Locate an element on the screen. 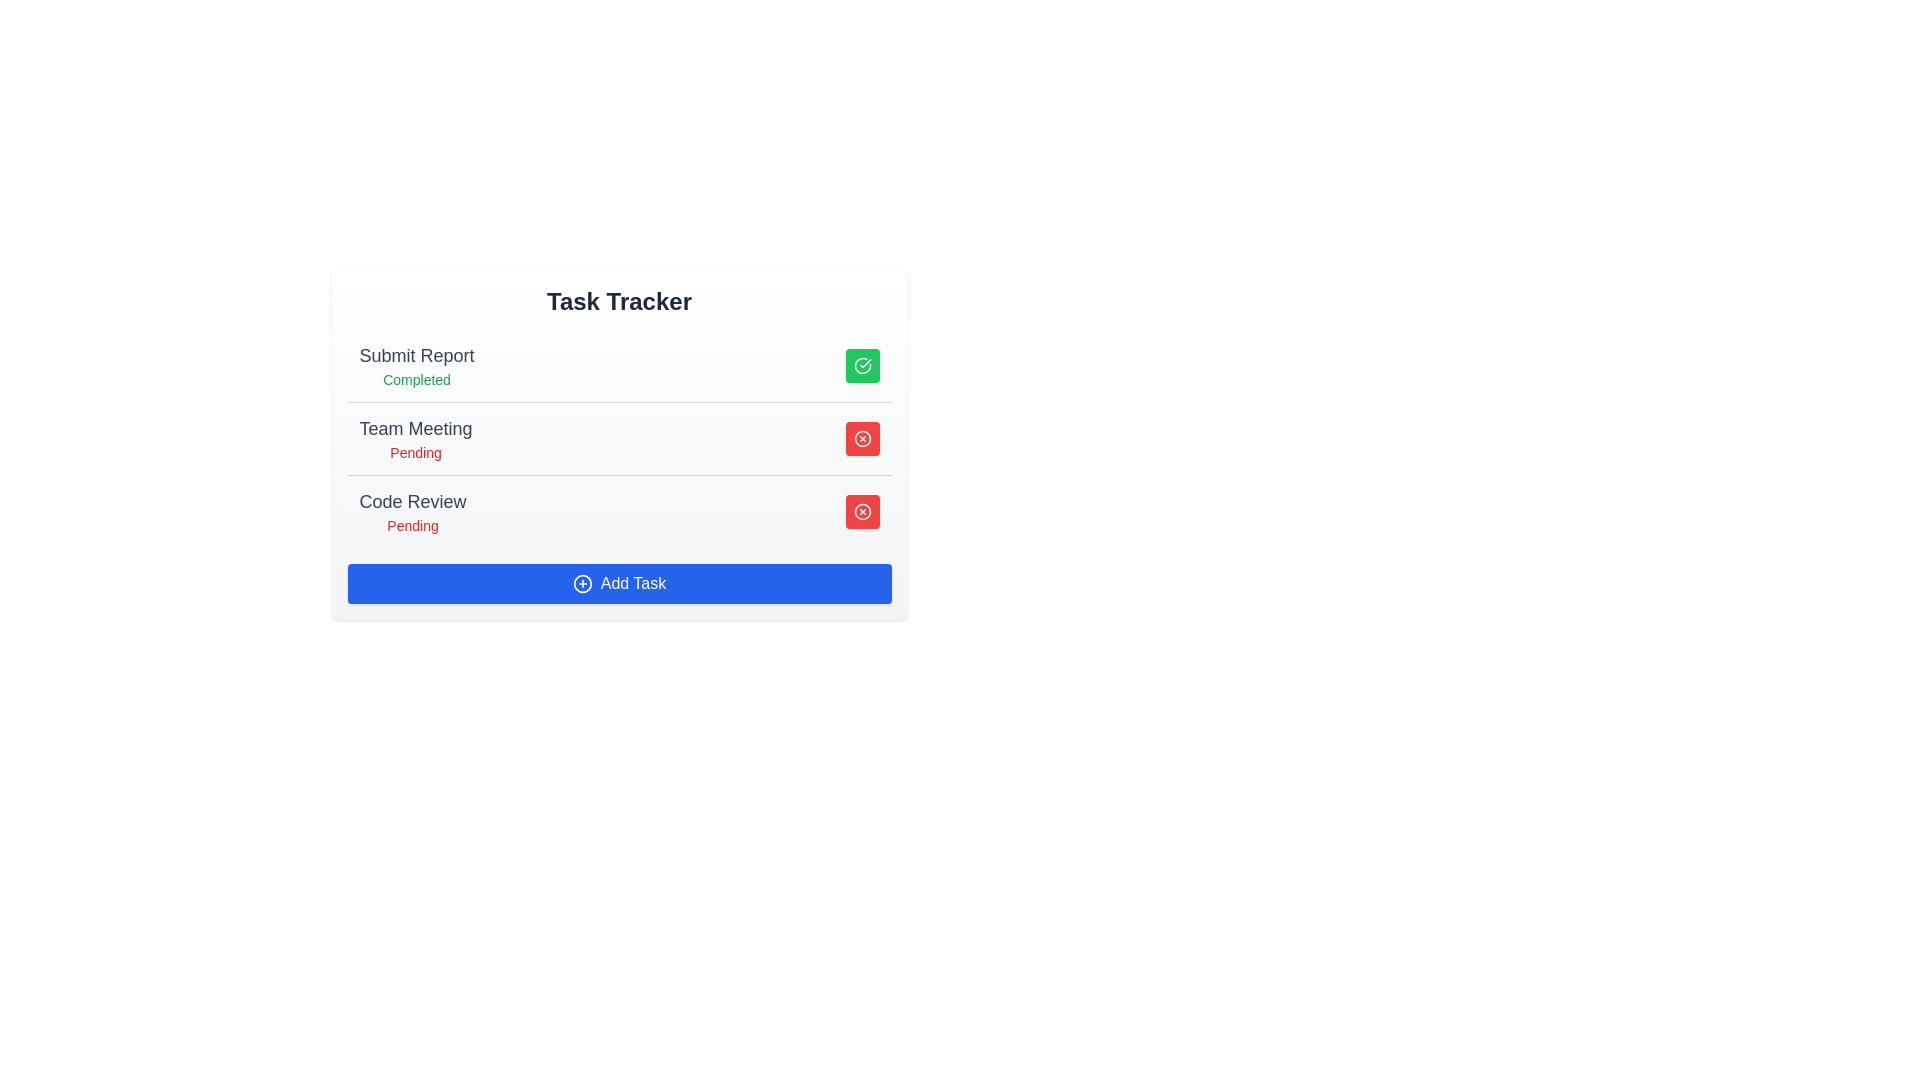  text content of the 'Code Review' label, which is a medium-sized gray text prominently displayed in the third row of the task list in the 'Task Tracker' interface is located at coordinates (411, 500).